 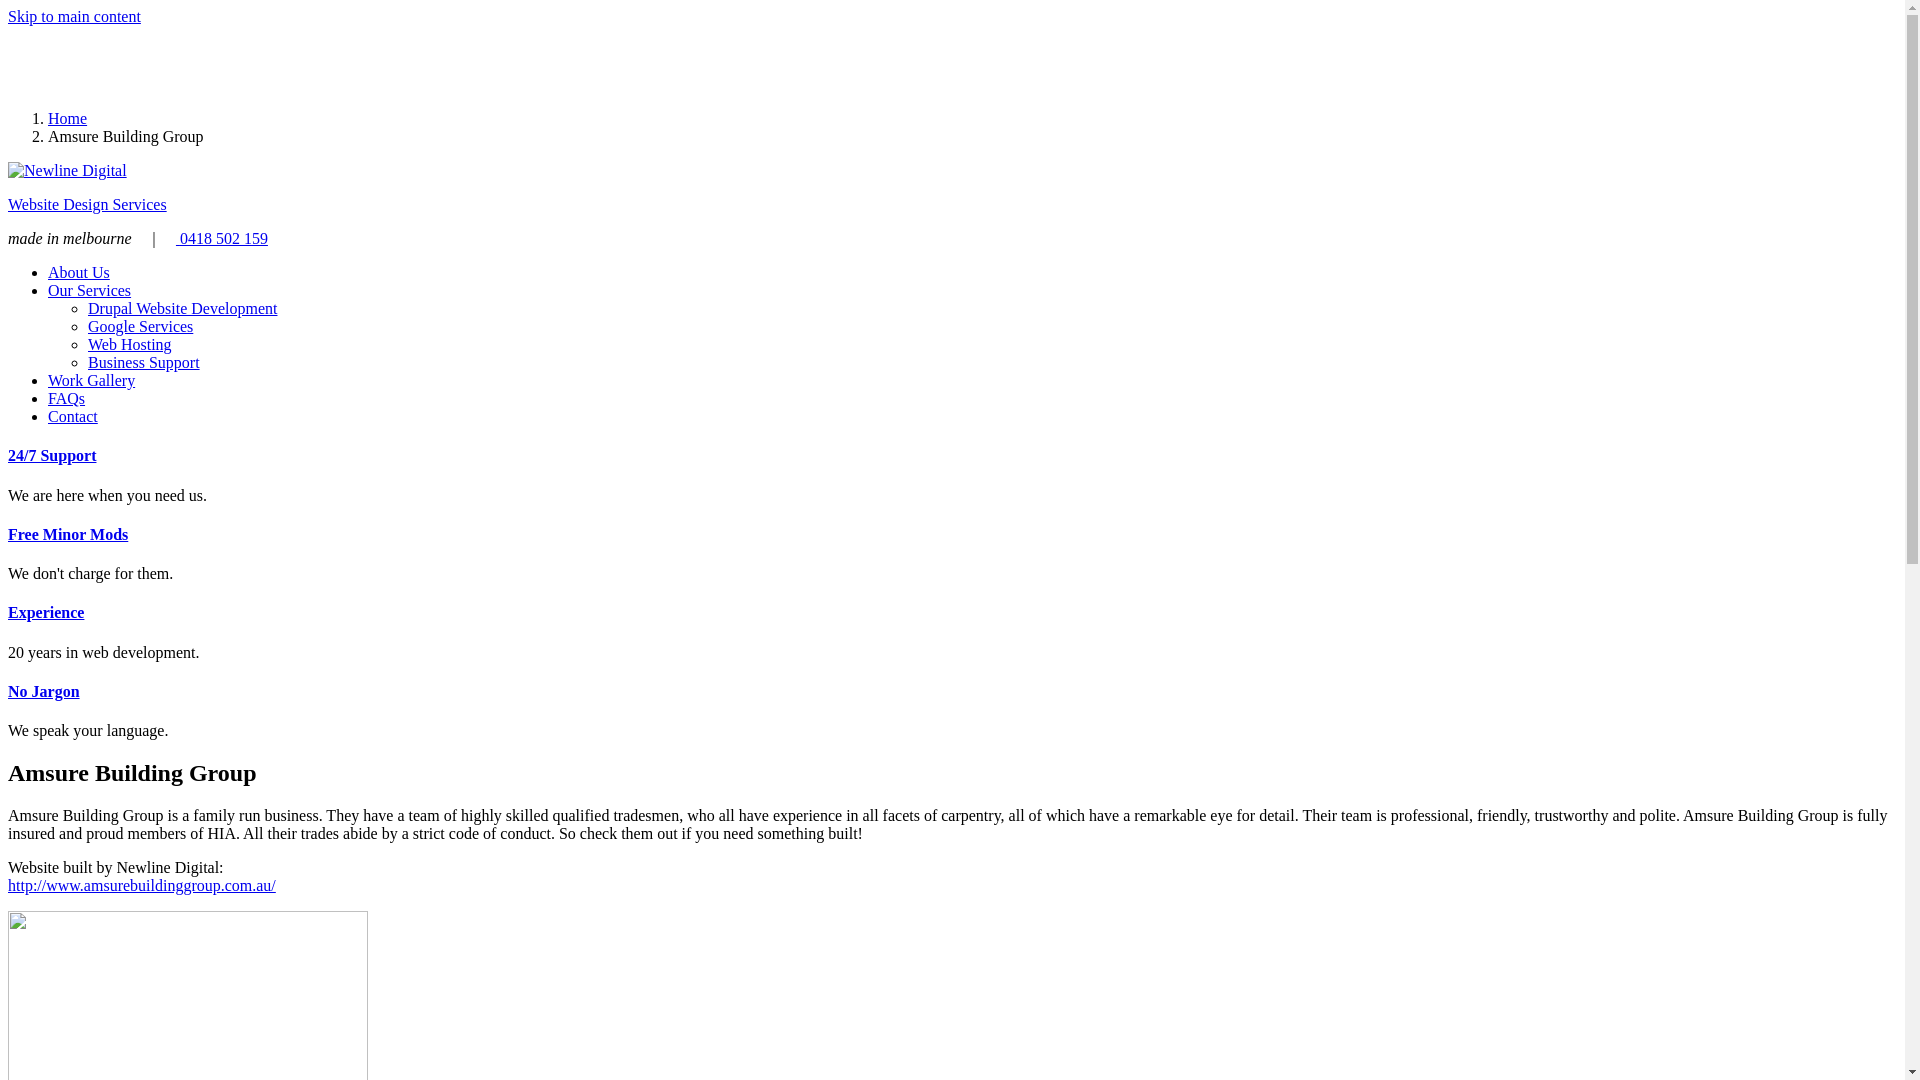 I want to click on 'Home', so click(x=67, y=118).